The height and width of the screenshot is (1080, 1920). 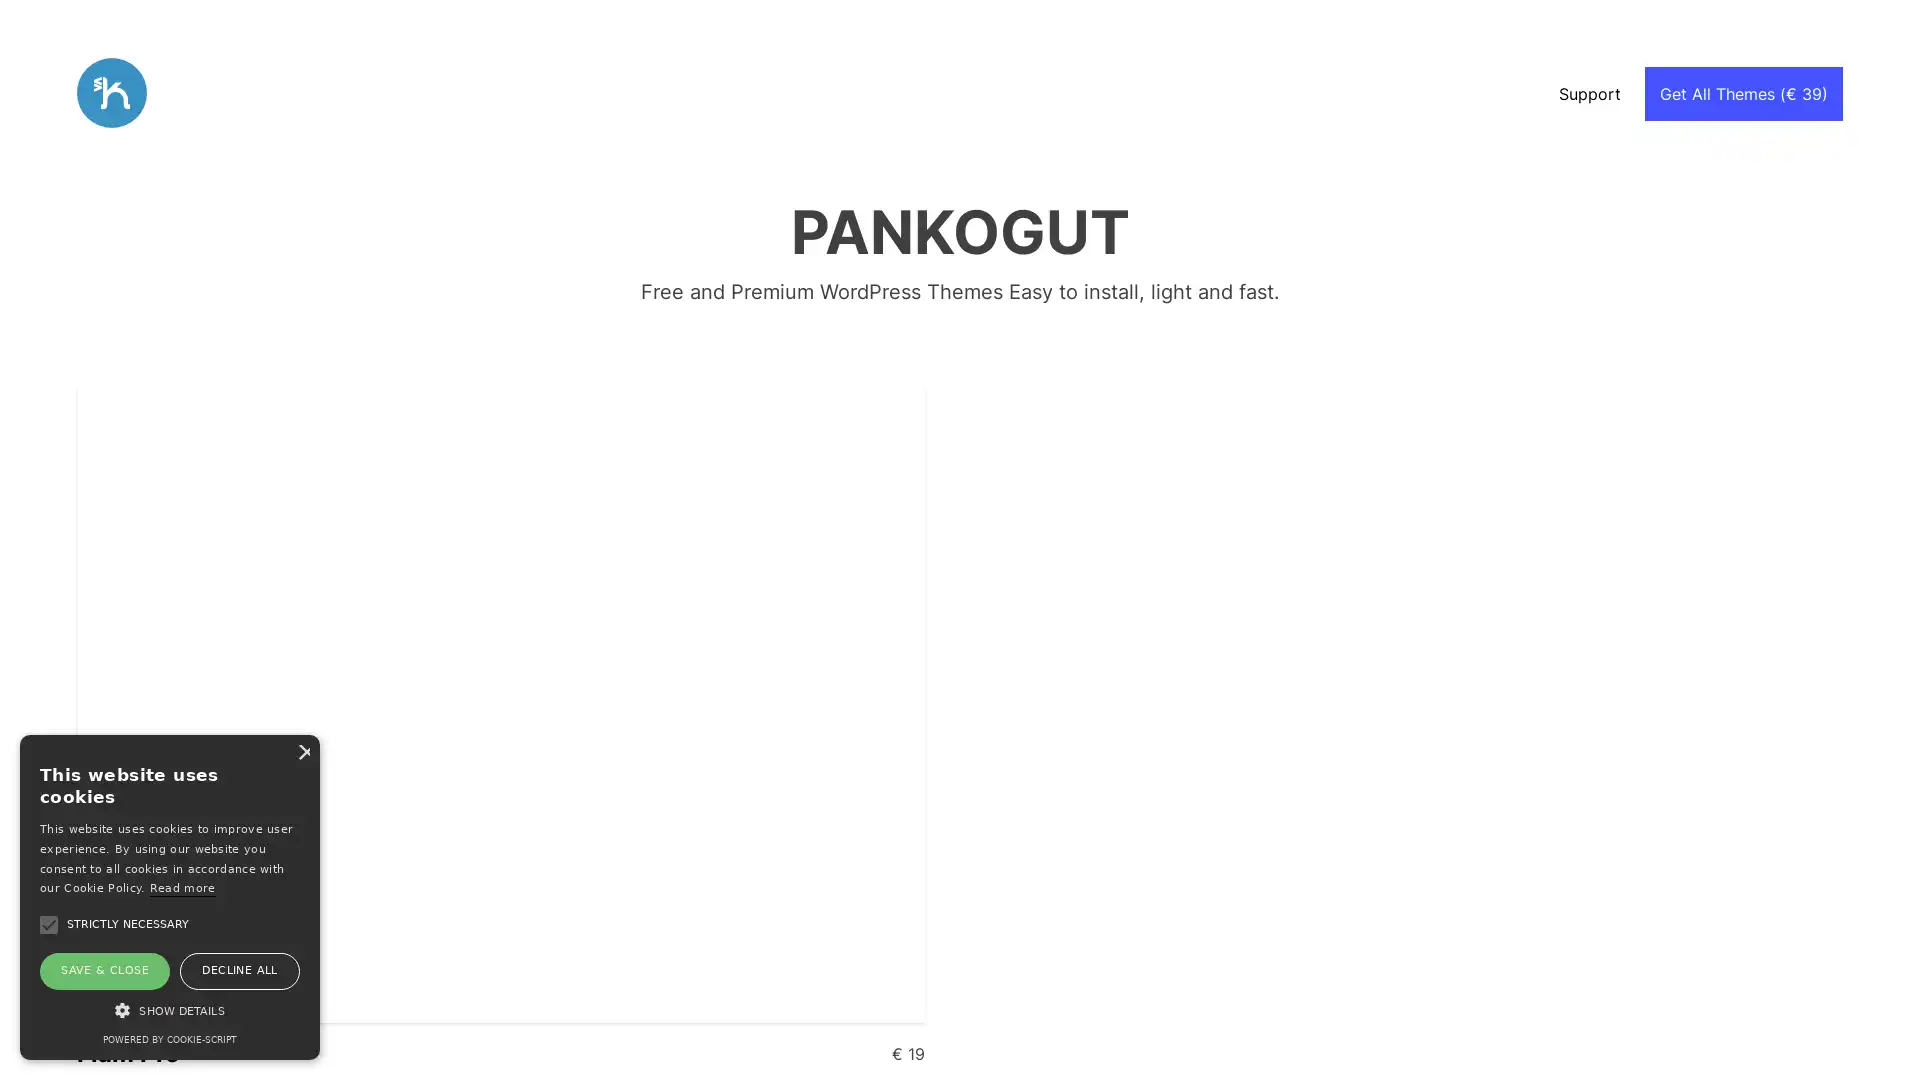 What do you see at coordinates (301, 751) in the screenshot?
I see `Close` at bounding box center [301, 751].